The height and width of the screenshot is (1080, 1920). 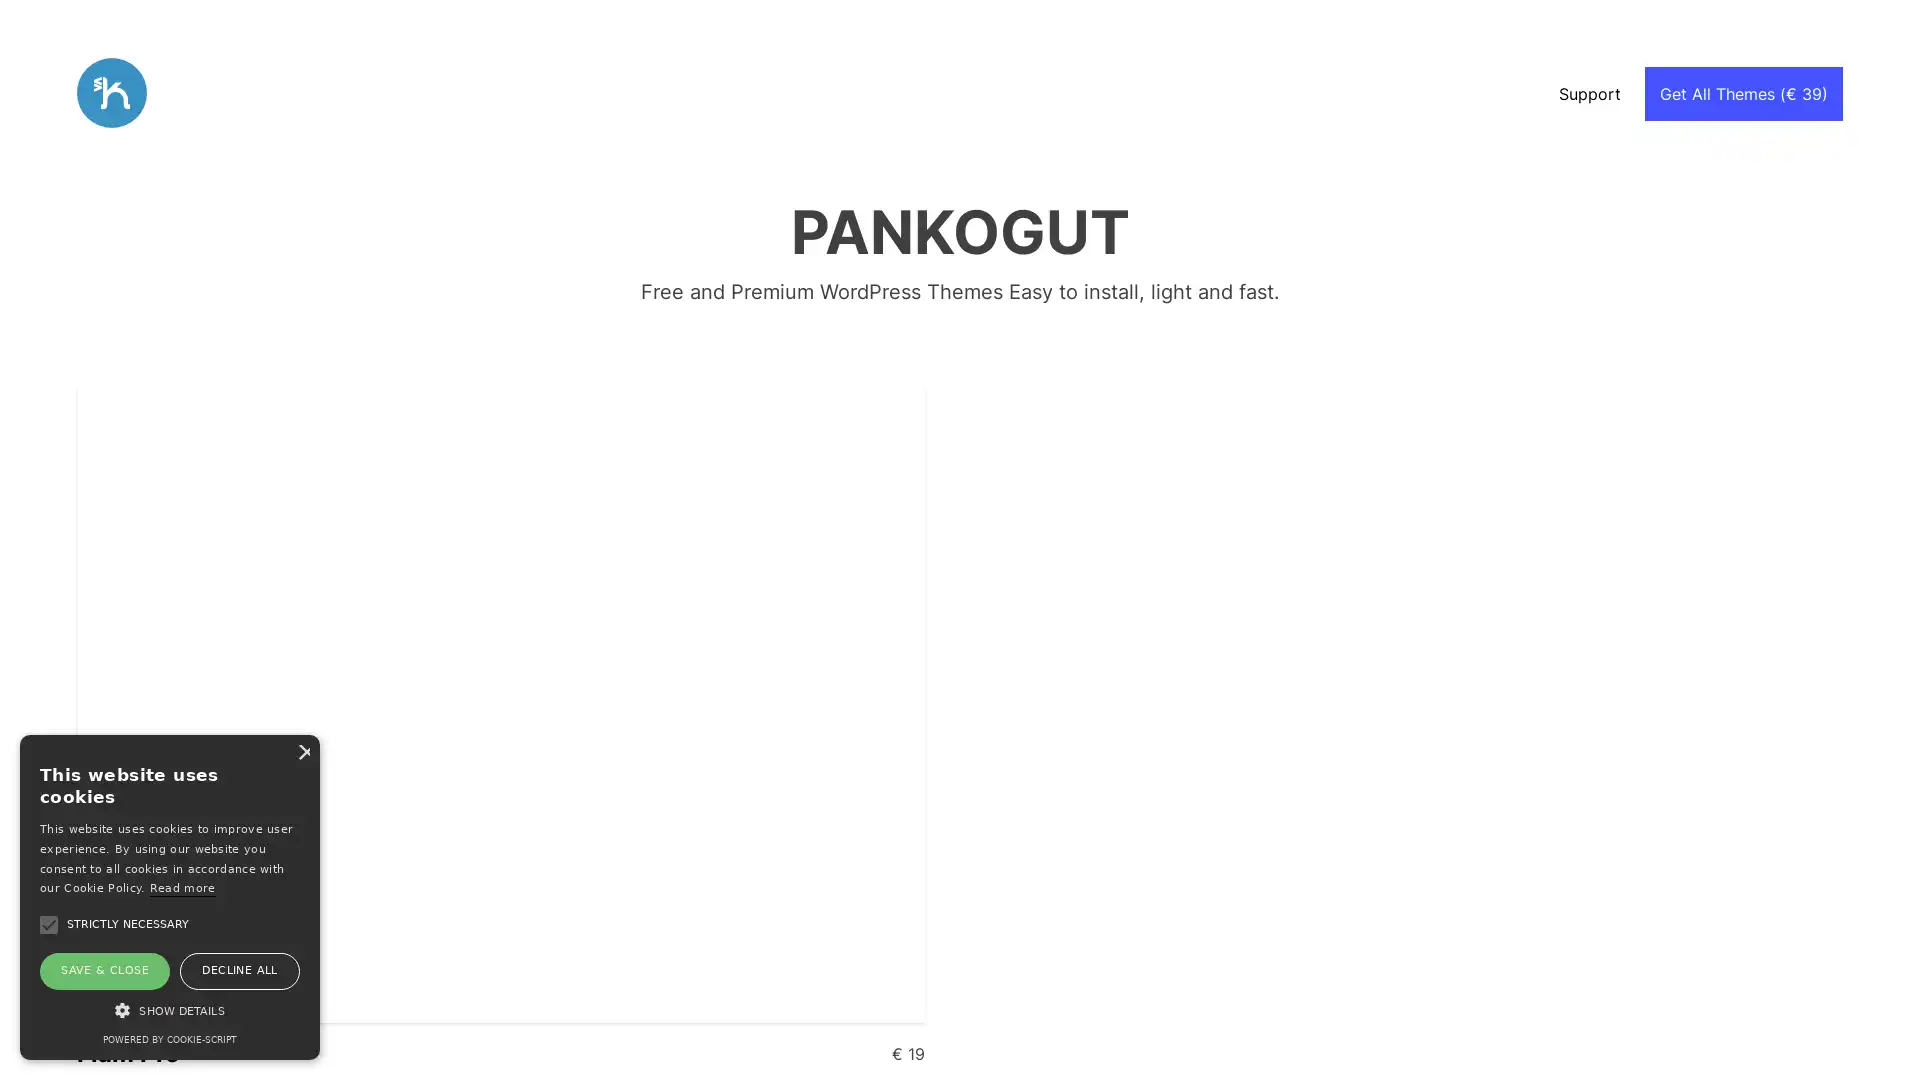 What do you see at coordinates (301, 751) in the screenshot?
I see `Close` at bounding box center [301, 751].